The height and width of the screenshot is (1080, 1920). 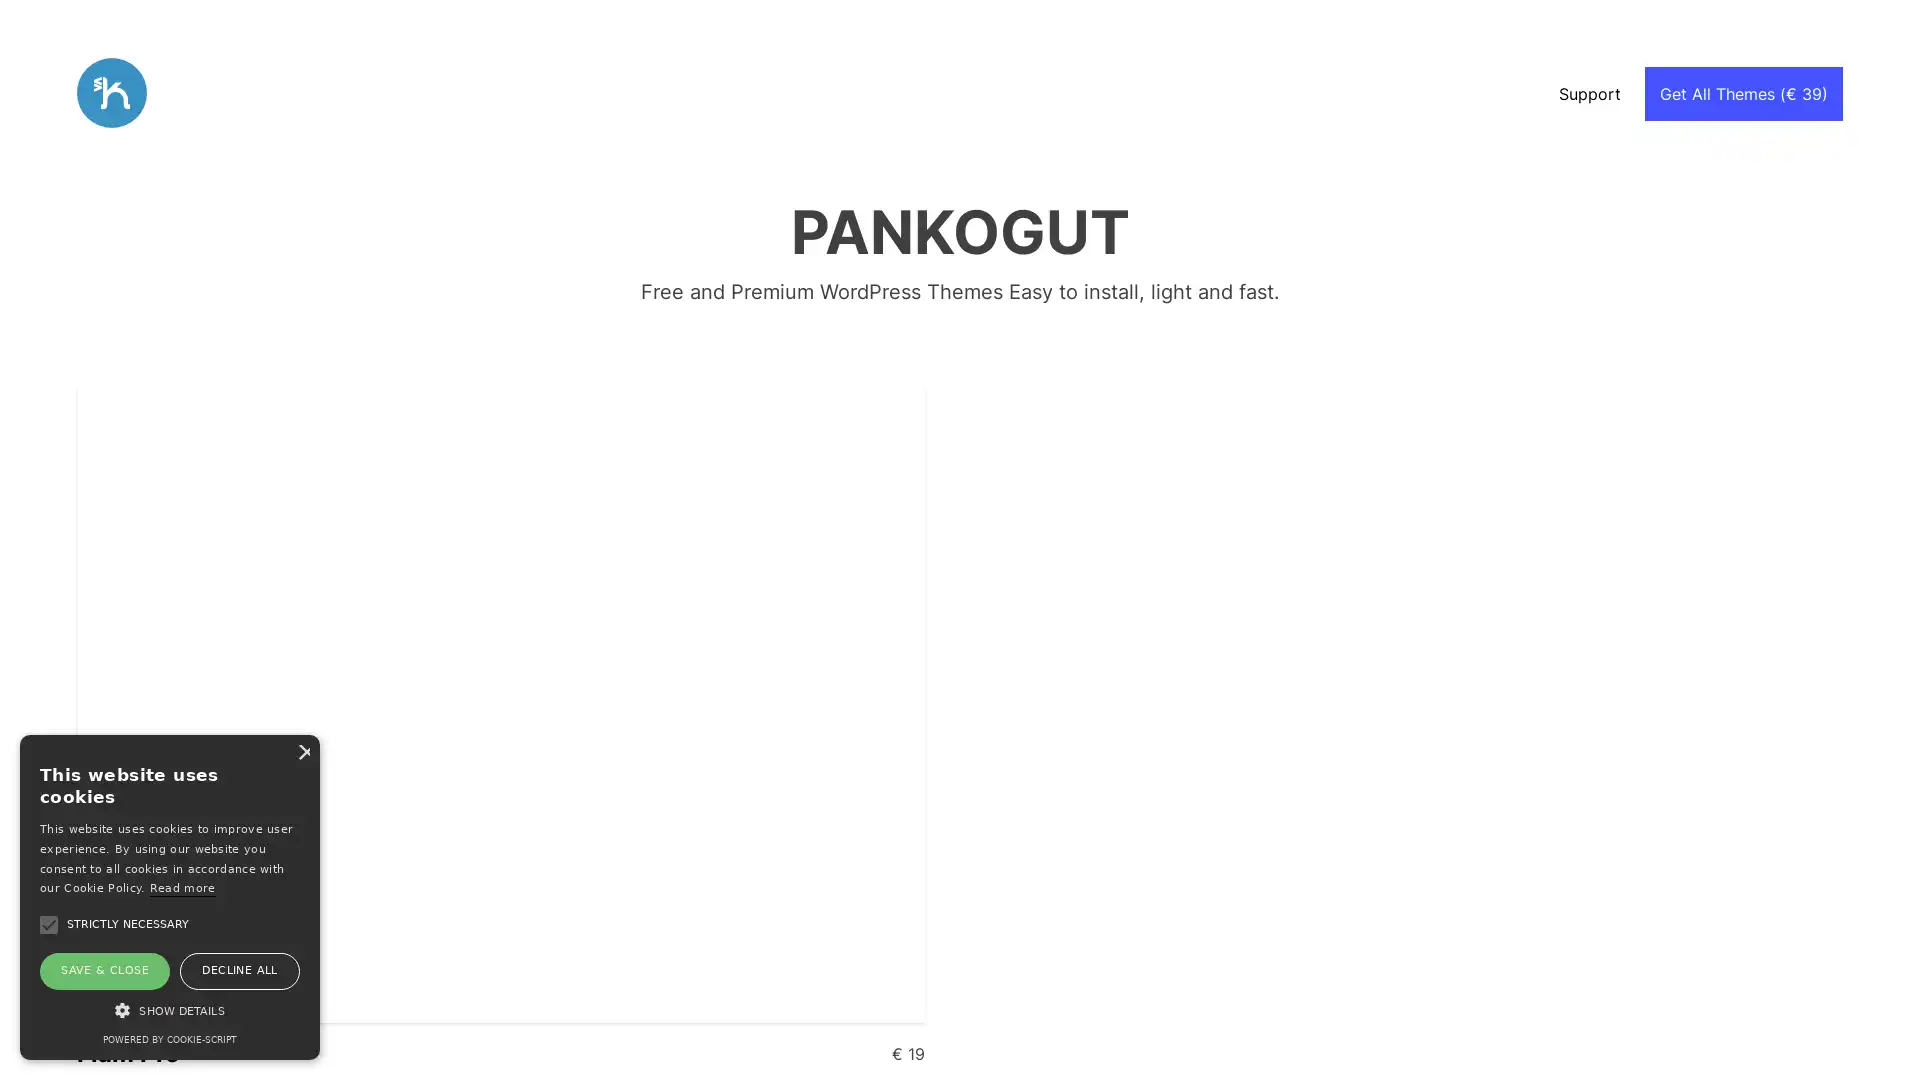 What do you see at coordinates (301, 751) in the screenshot?
I see `Close` at bounding box center [301, 751].